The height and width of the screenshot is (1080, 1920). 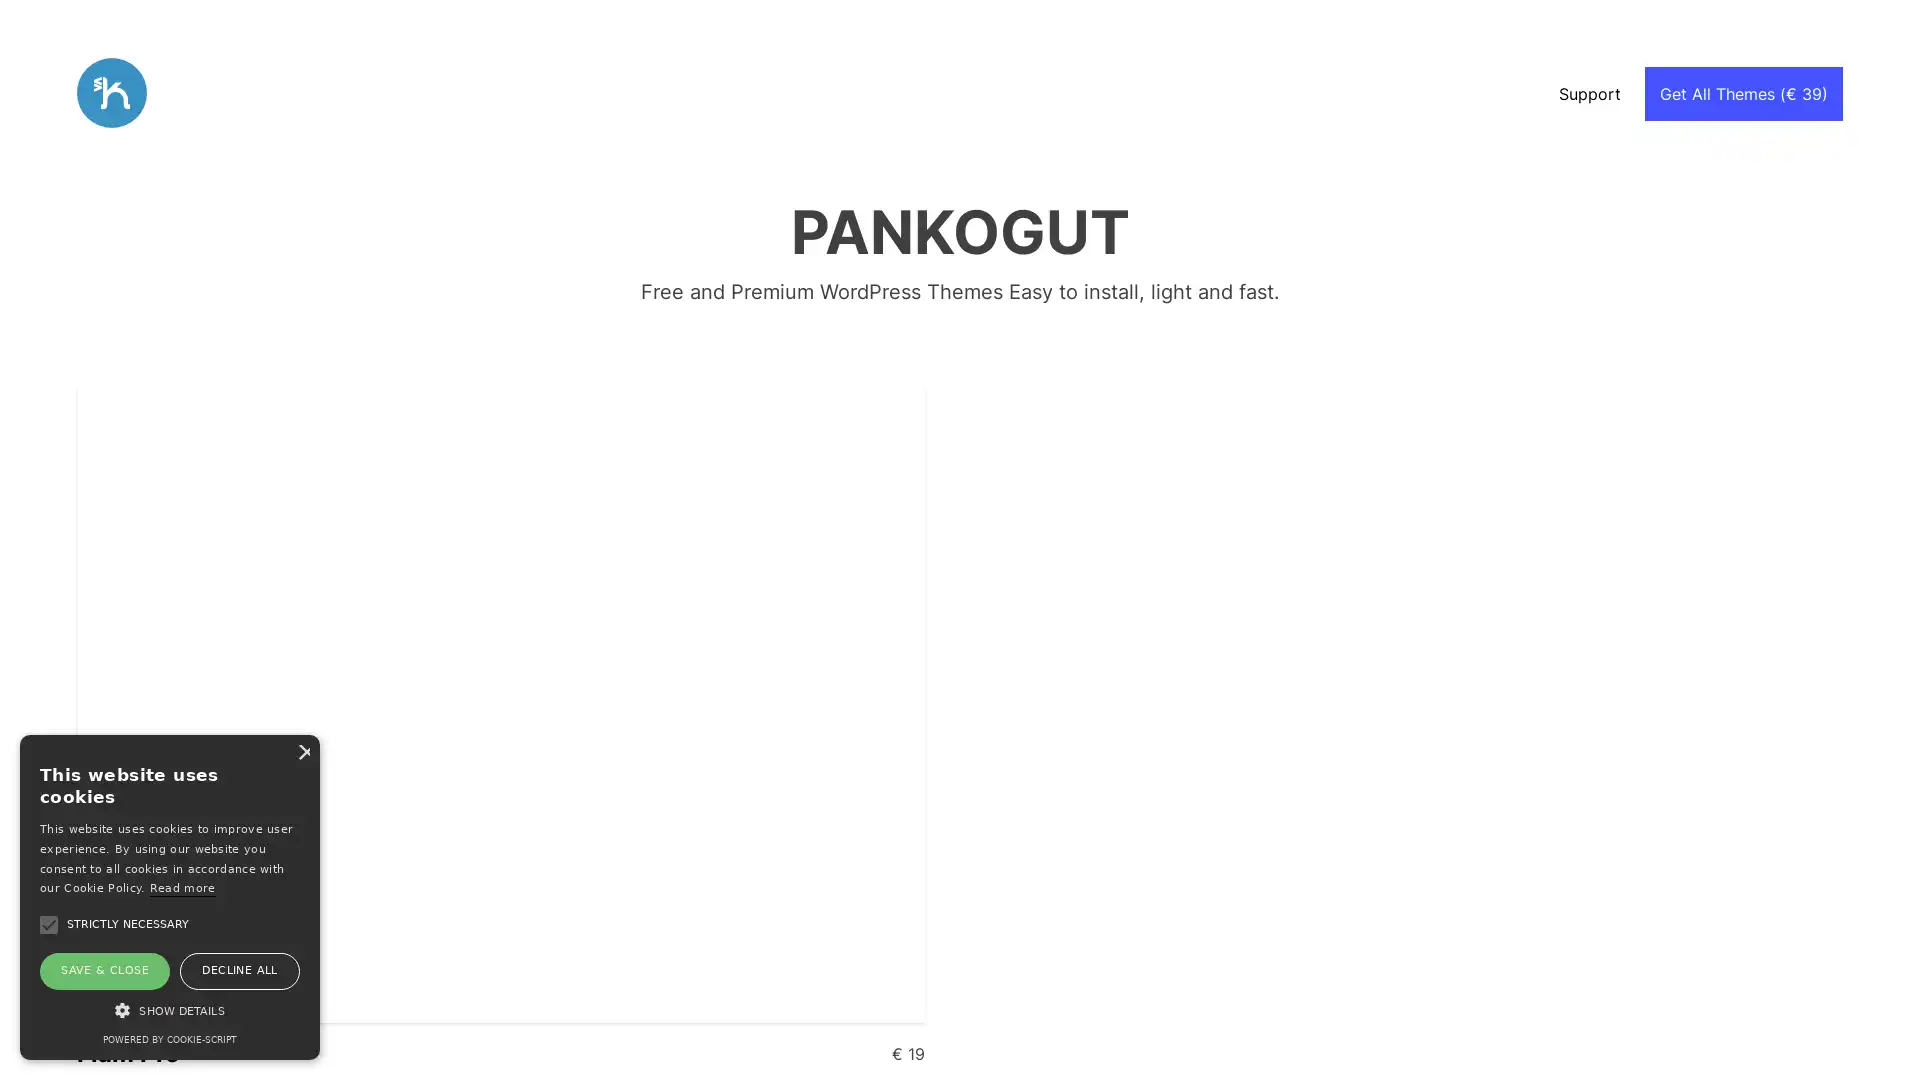 What do you see at coordinates (301, 751) in the screenshot?
I see `Close` at bounding box center [301, 751].